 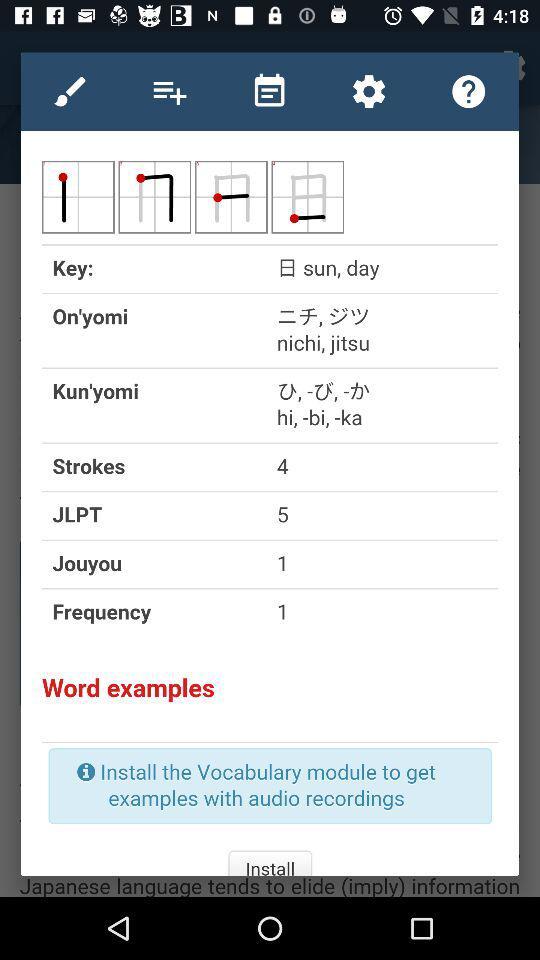 I want to click on the playlist icon, so click(x=170, y=98).